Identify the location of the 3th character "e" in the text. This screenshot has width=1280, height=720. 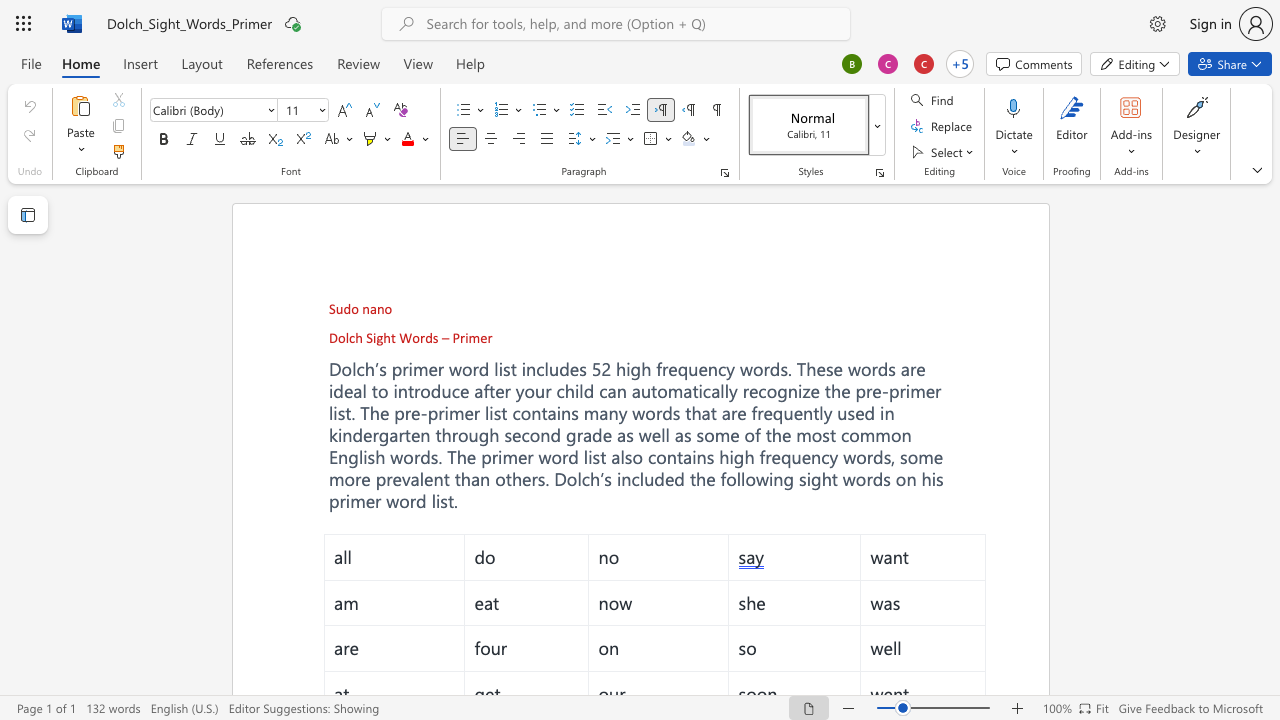
(937, 456).